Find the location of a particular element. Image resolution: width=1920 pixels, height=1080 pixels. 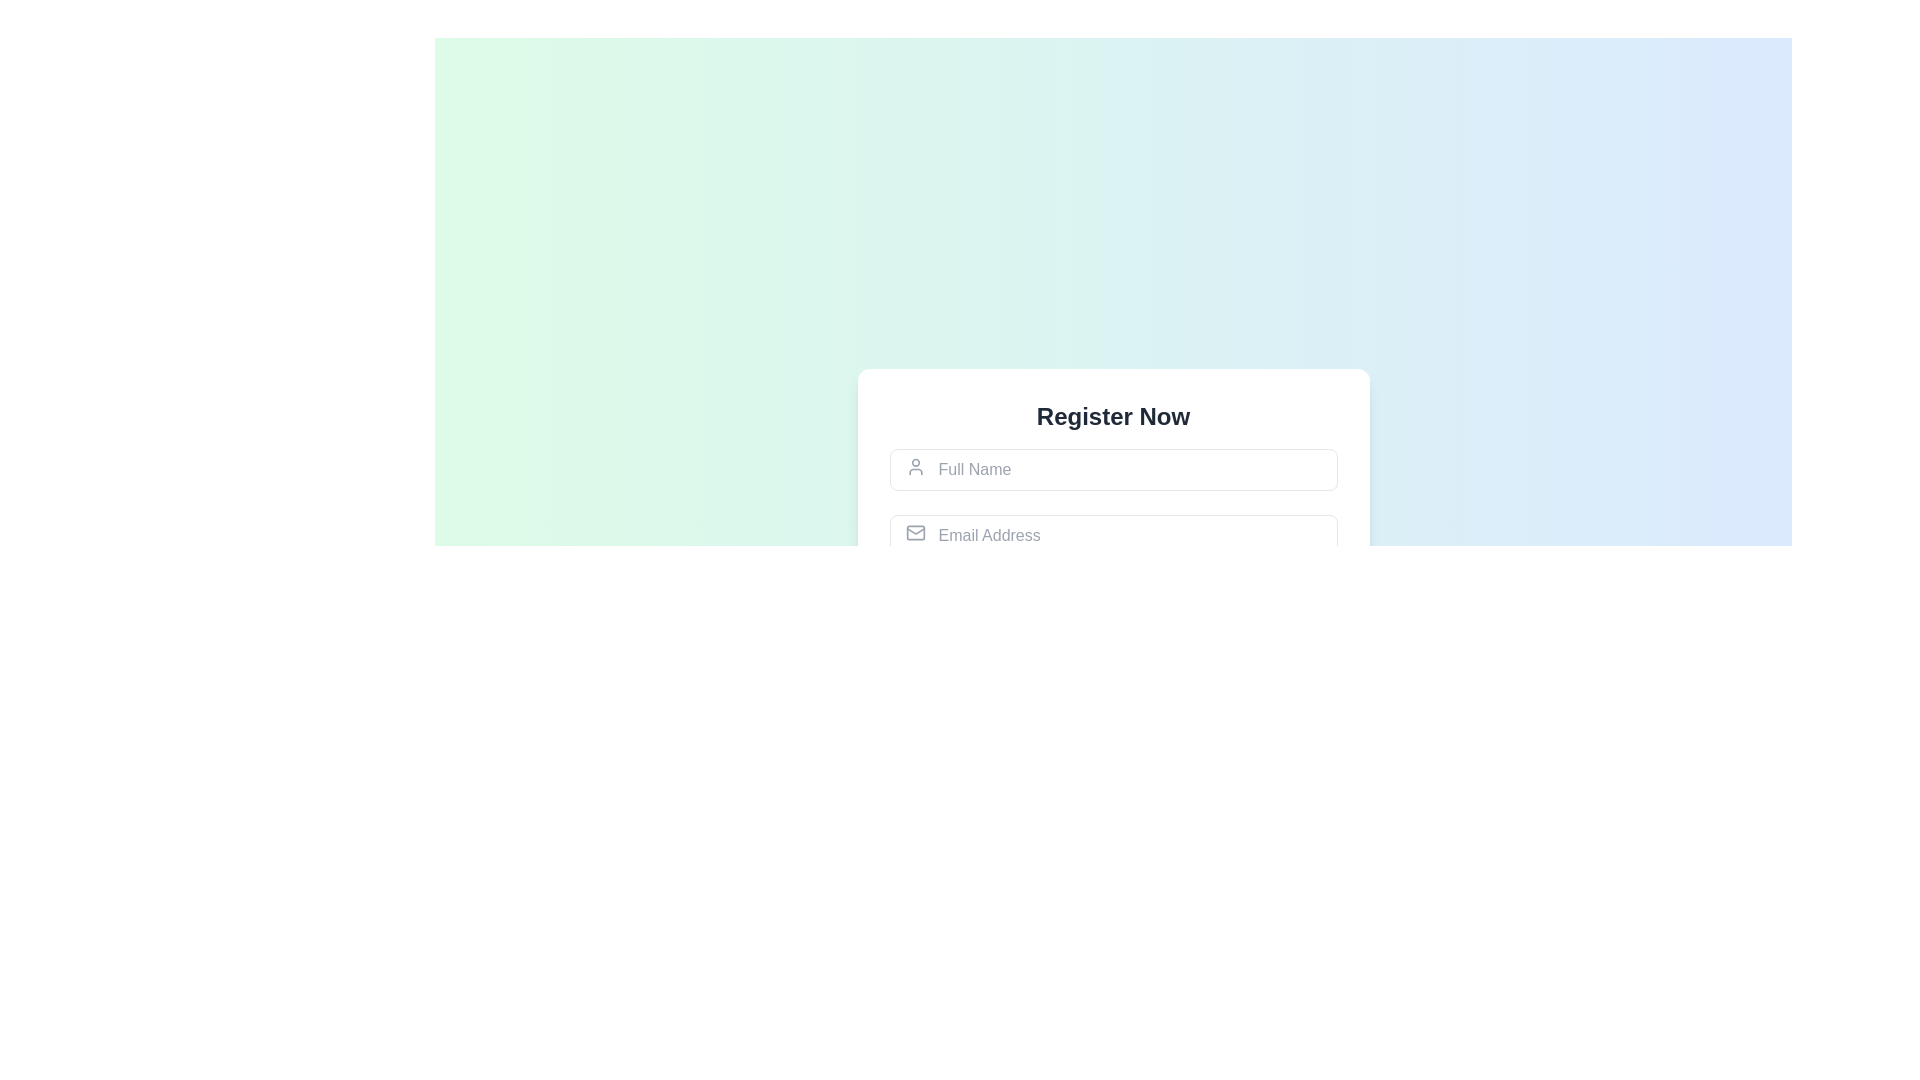

the bold, large heading text 'Register Now' displayed prominently at the top of the registration panel by reading it is located at coordinates (1112, 415).